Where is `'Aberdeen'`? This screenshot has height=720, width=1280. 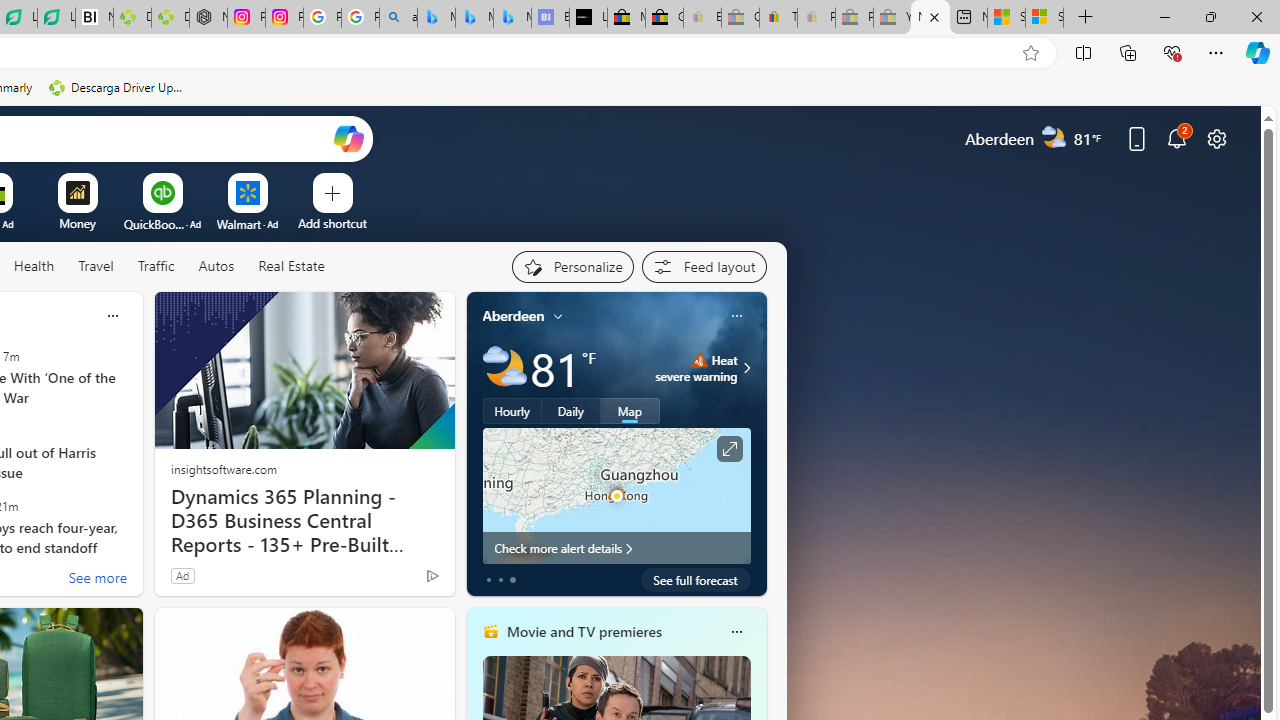
'Aberdeen' is located at coordinates (513, 315).